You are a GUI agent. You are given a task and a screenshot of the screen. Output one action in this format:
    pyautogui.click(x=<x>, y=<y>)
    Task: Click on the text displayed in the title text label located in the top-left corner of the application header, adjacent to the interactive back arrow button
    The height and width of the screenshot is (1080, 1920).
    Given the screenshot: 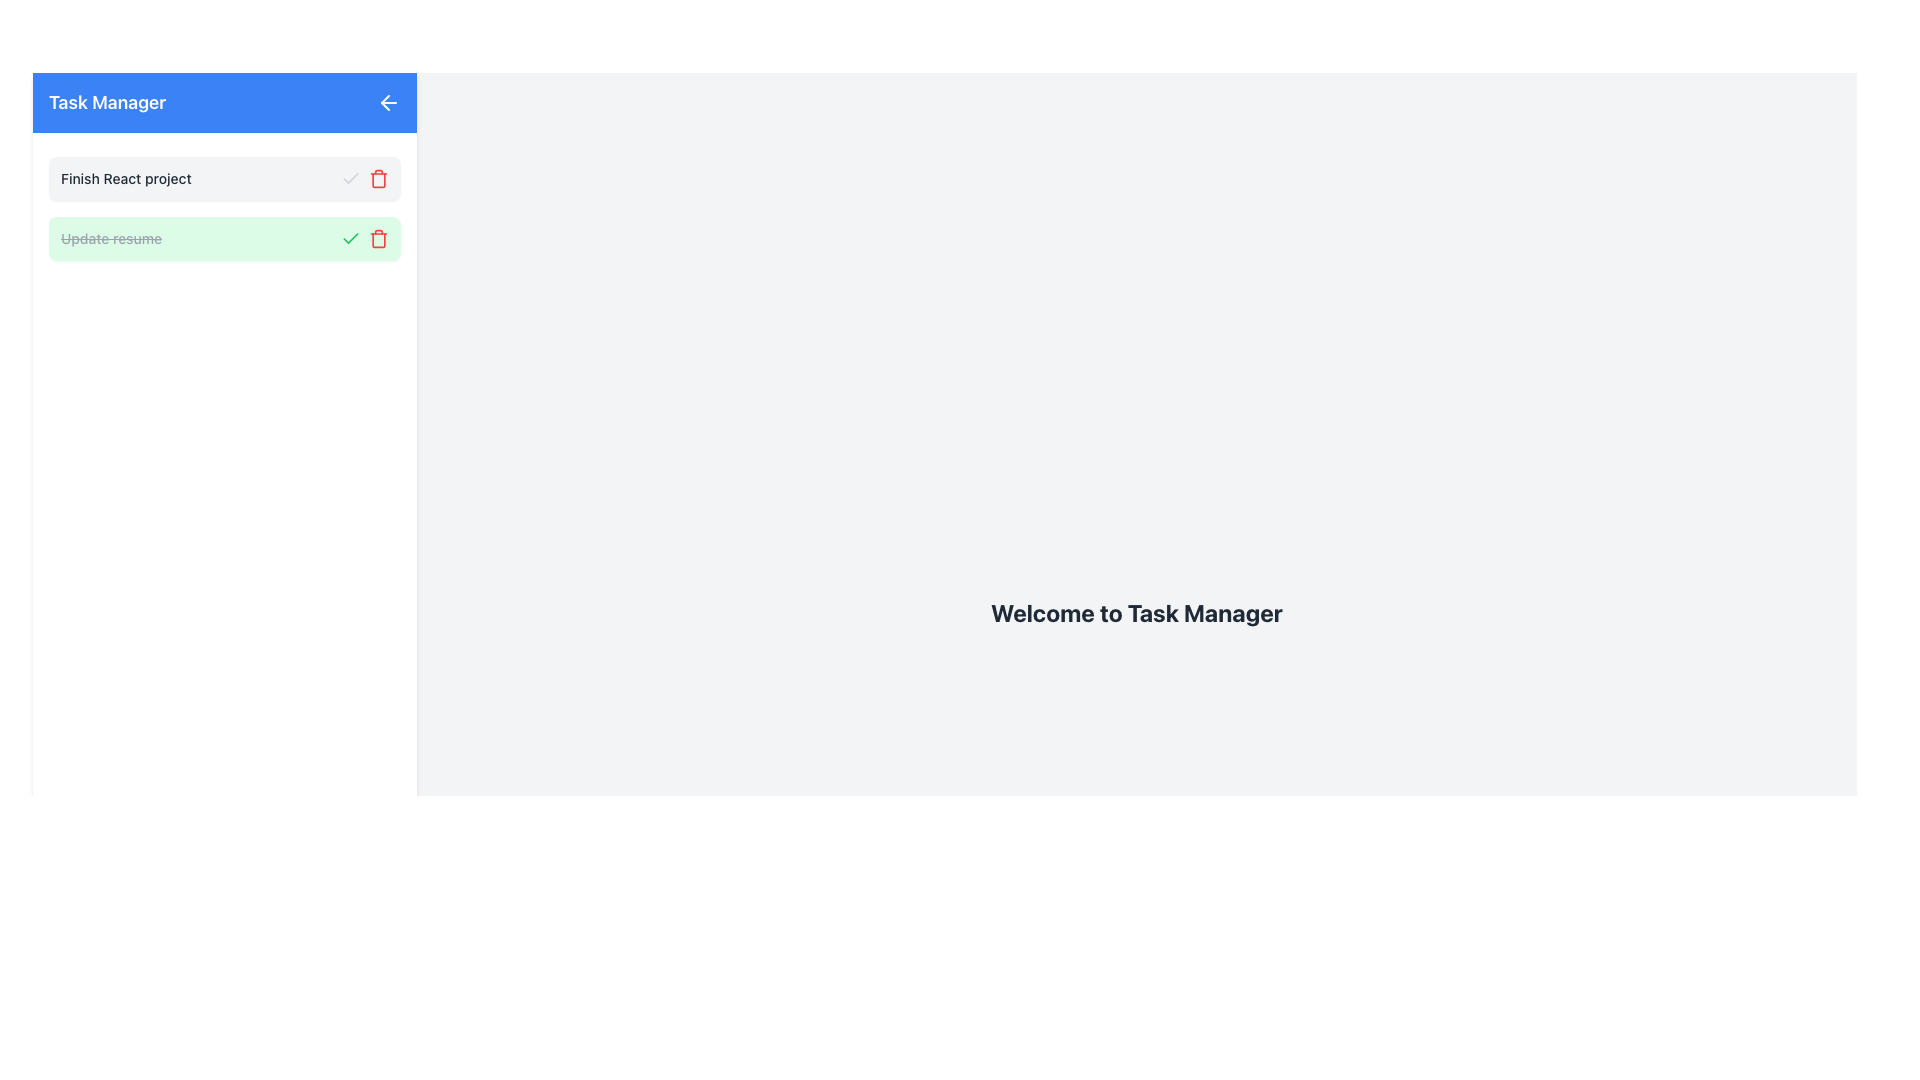 What is the action you would take?
    pyautogui.click(x=106, y=103)
    